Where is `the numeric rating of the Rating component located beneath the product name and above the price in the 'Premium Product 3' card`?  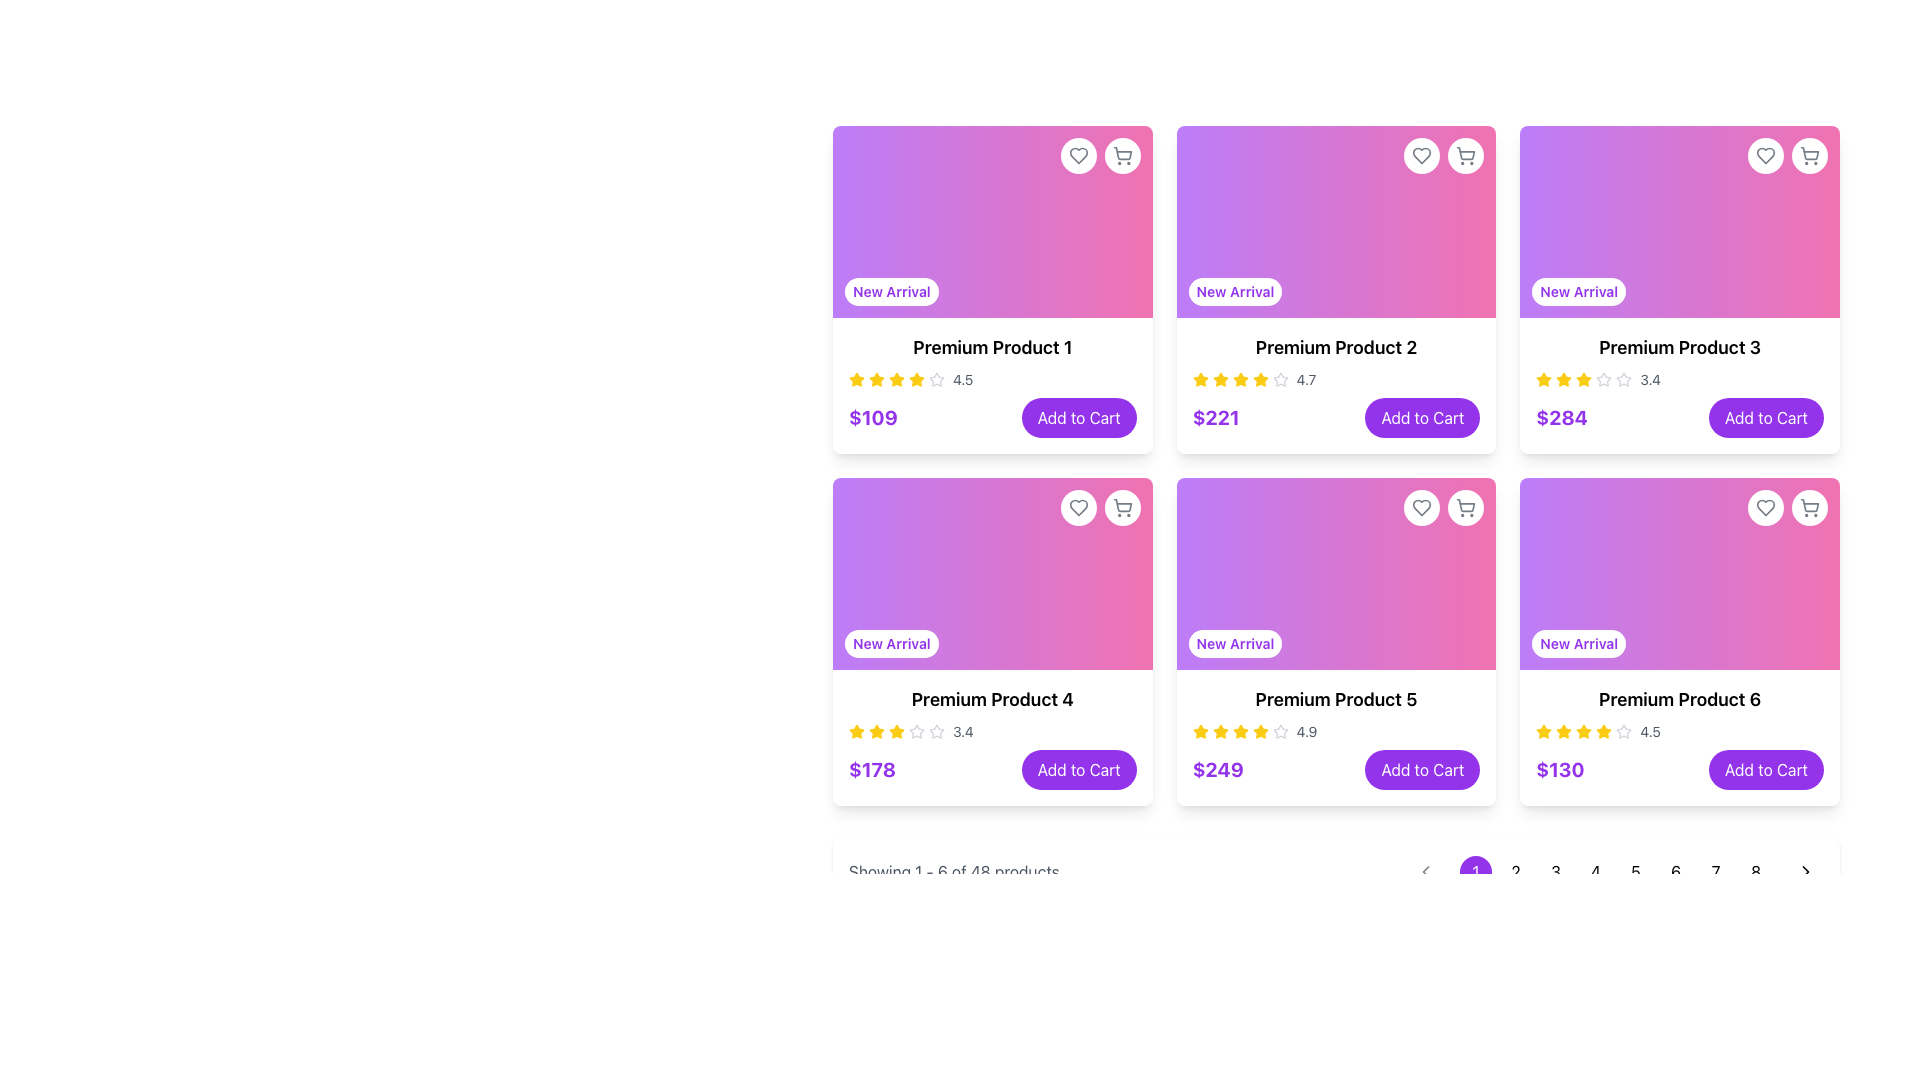
the numeric rating of the Rating component located beneath the product name and above the price in the 'Premium Product 3' card is located at coordinates (1680, 380).